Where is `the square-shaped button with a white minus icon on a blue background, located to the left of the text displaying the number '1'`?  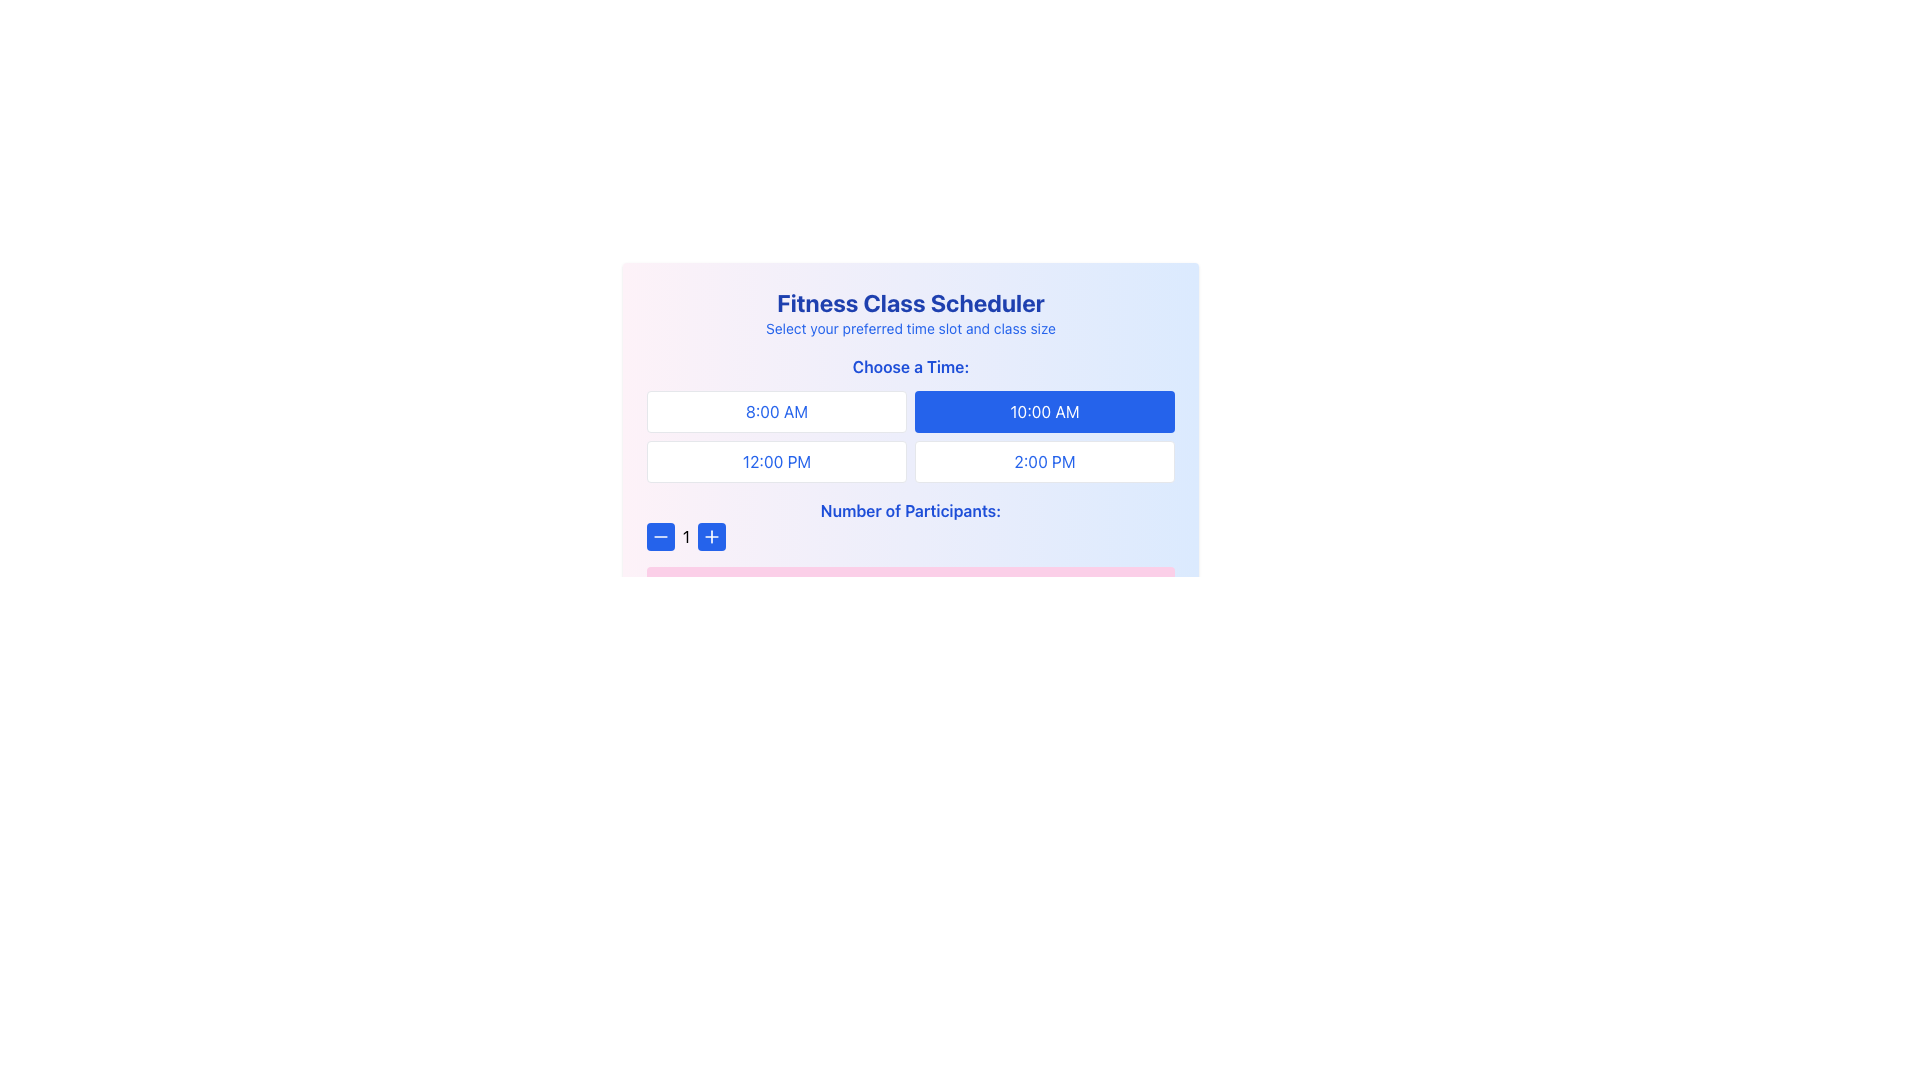
the square-shaped button with a white minus icon on a blue background, located to the left of the text displaying the number '1' is located at coordinates (661, 535).